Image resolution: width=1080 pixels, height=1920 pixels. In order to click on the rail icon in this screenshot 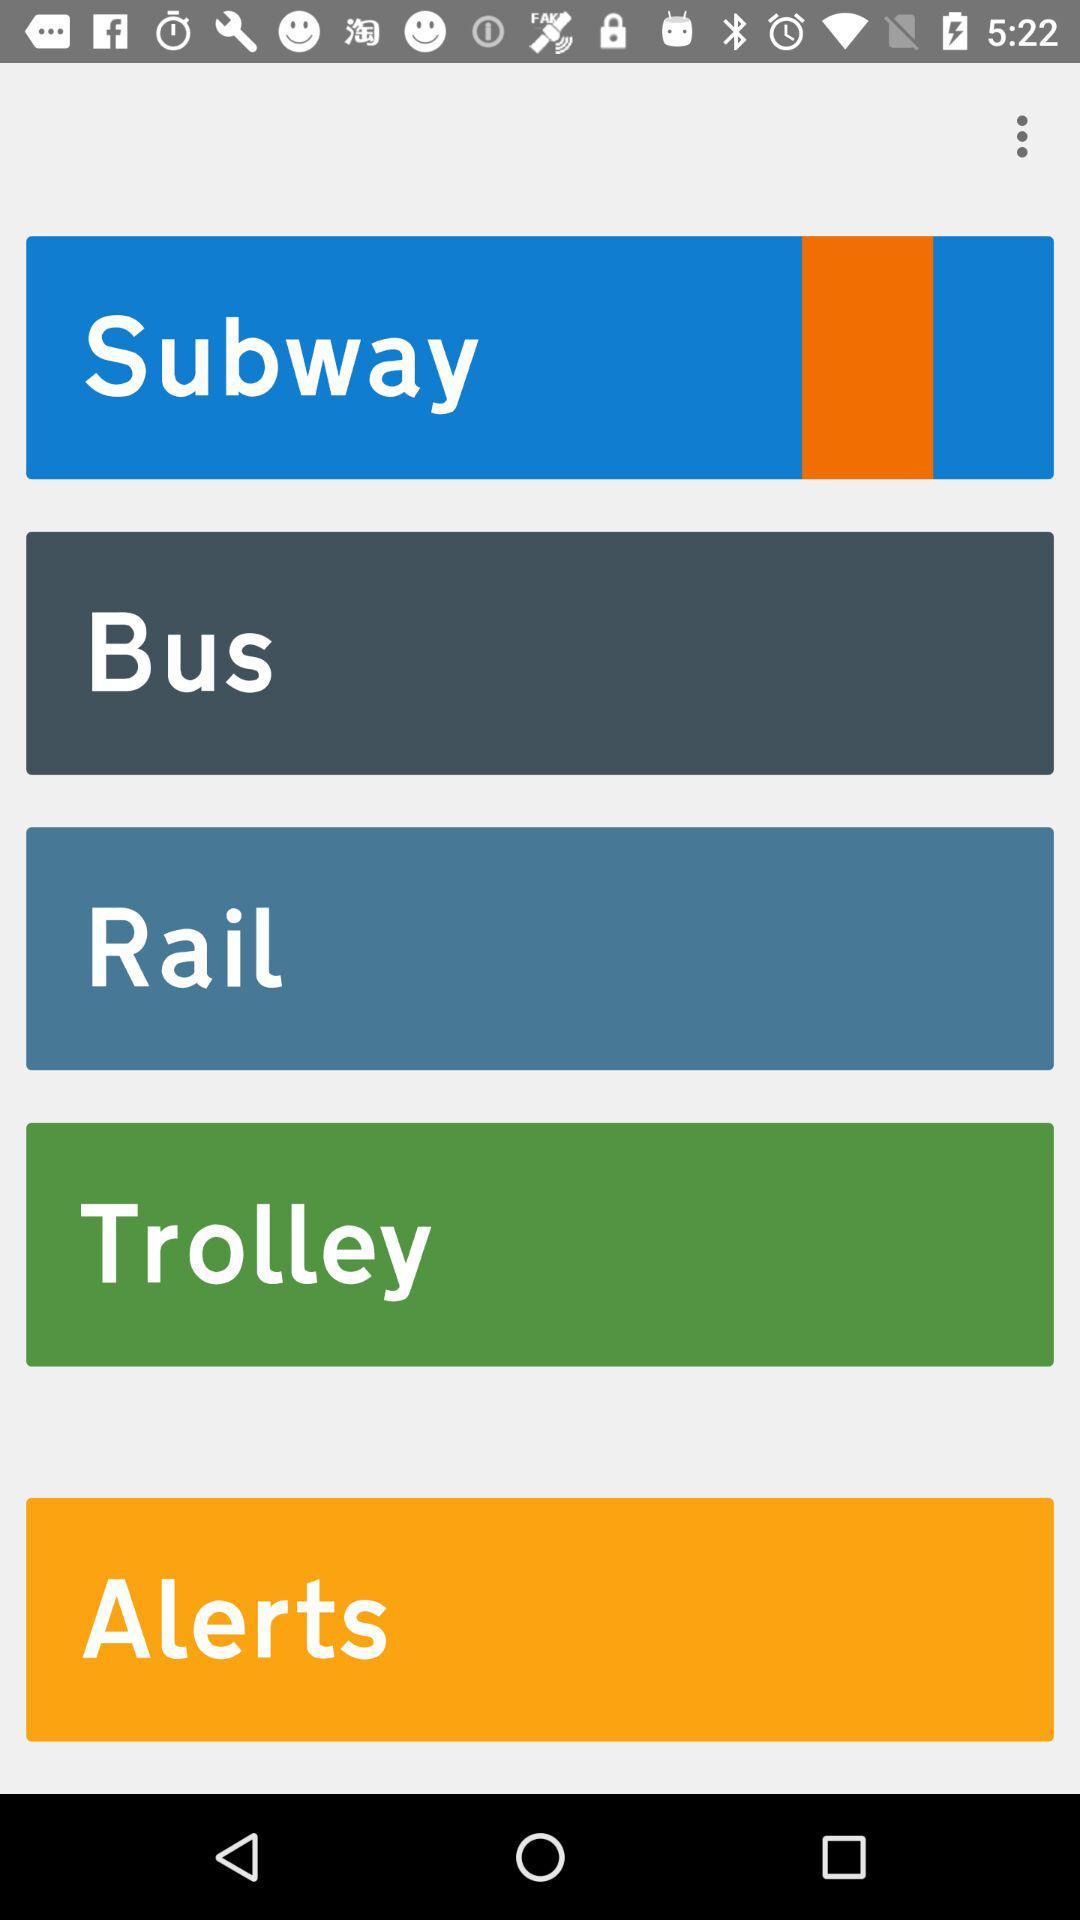, I will do `click(540, 947)`.